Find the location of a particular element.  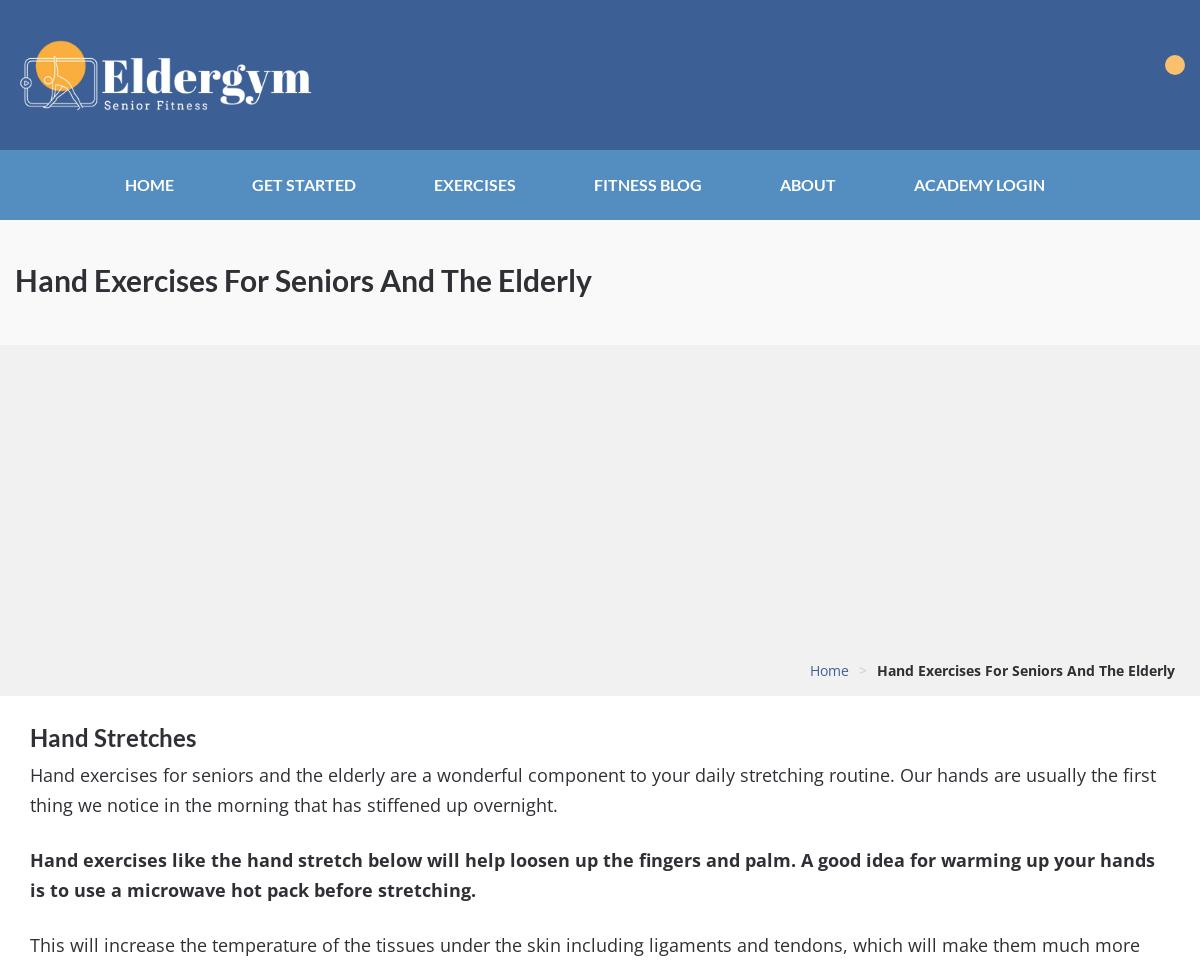

'Exercises' is located at coordinates (473, 184).